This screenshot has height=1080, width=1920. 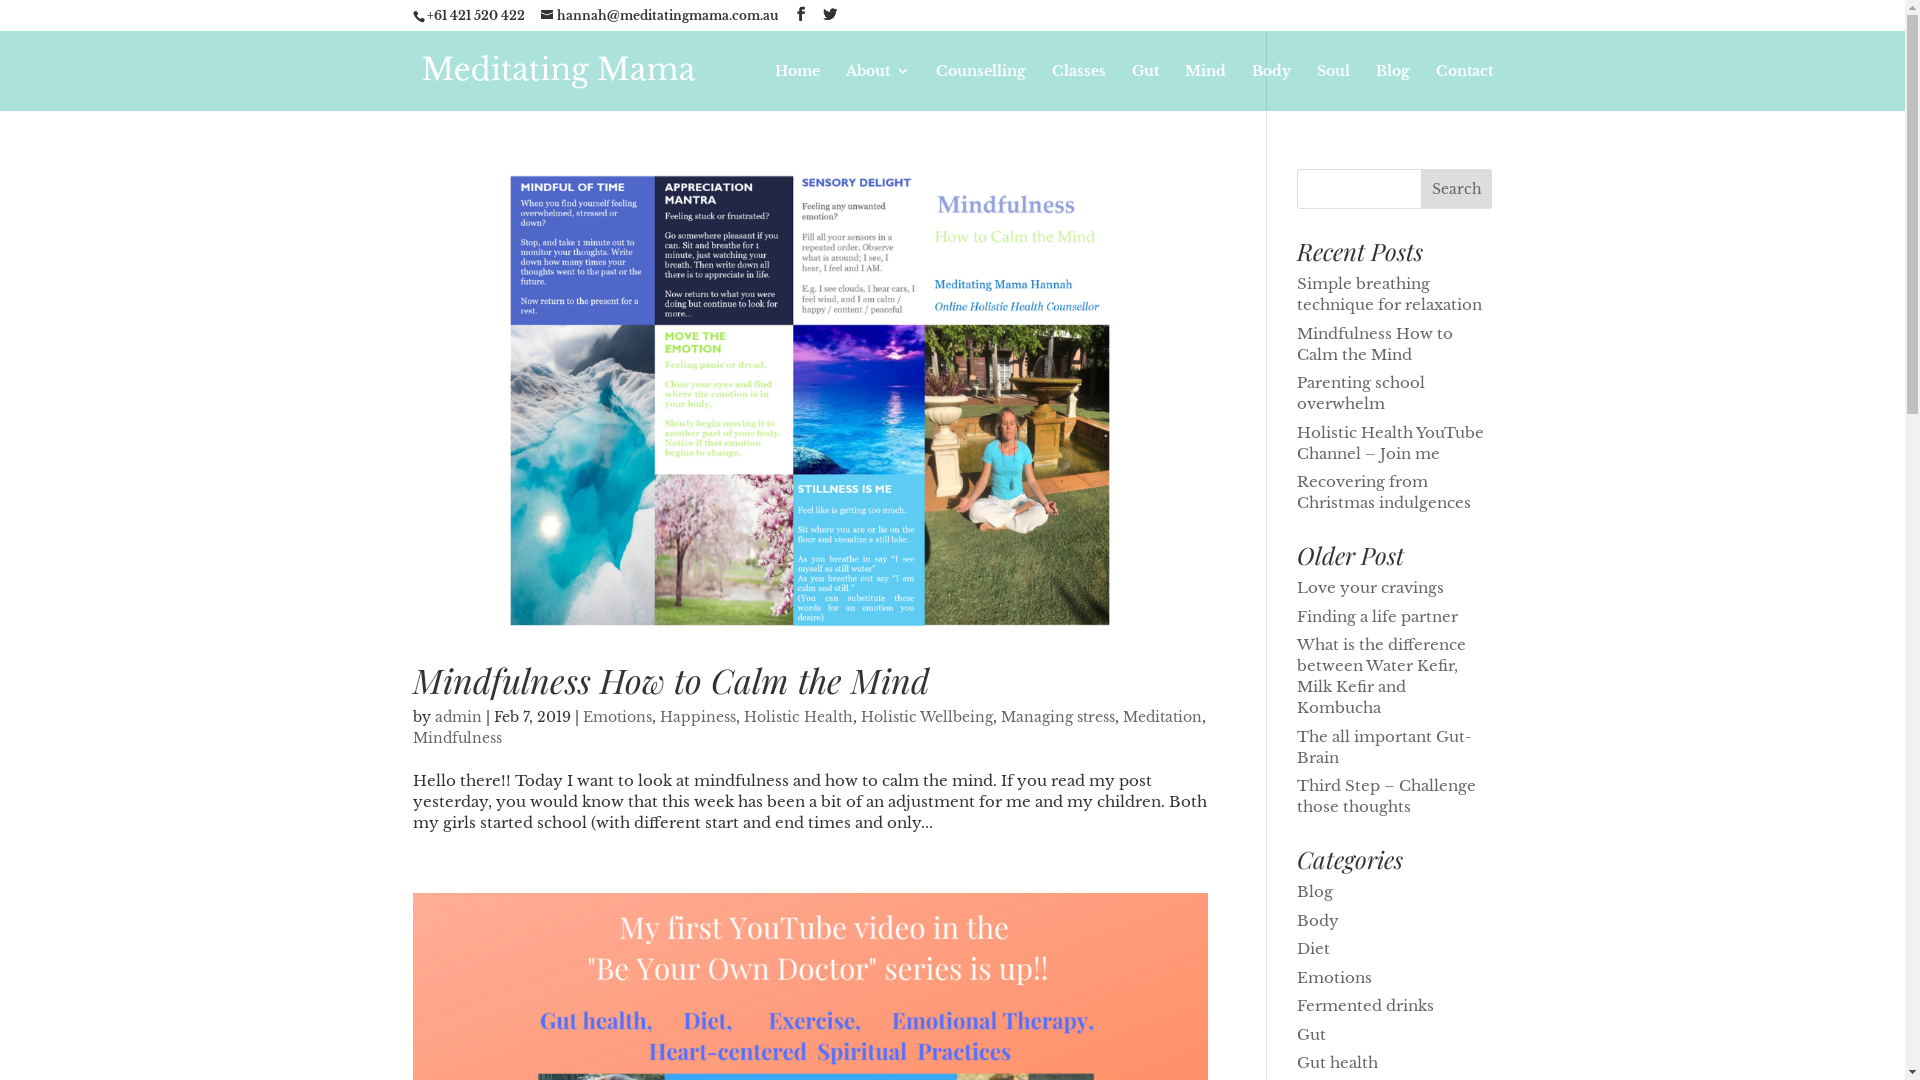 I want to click on 'Gut', so click(x=1311, y=1033).